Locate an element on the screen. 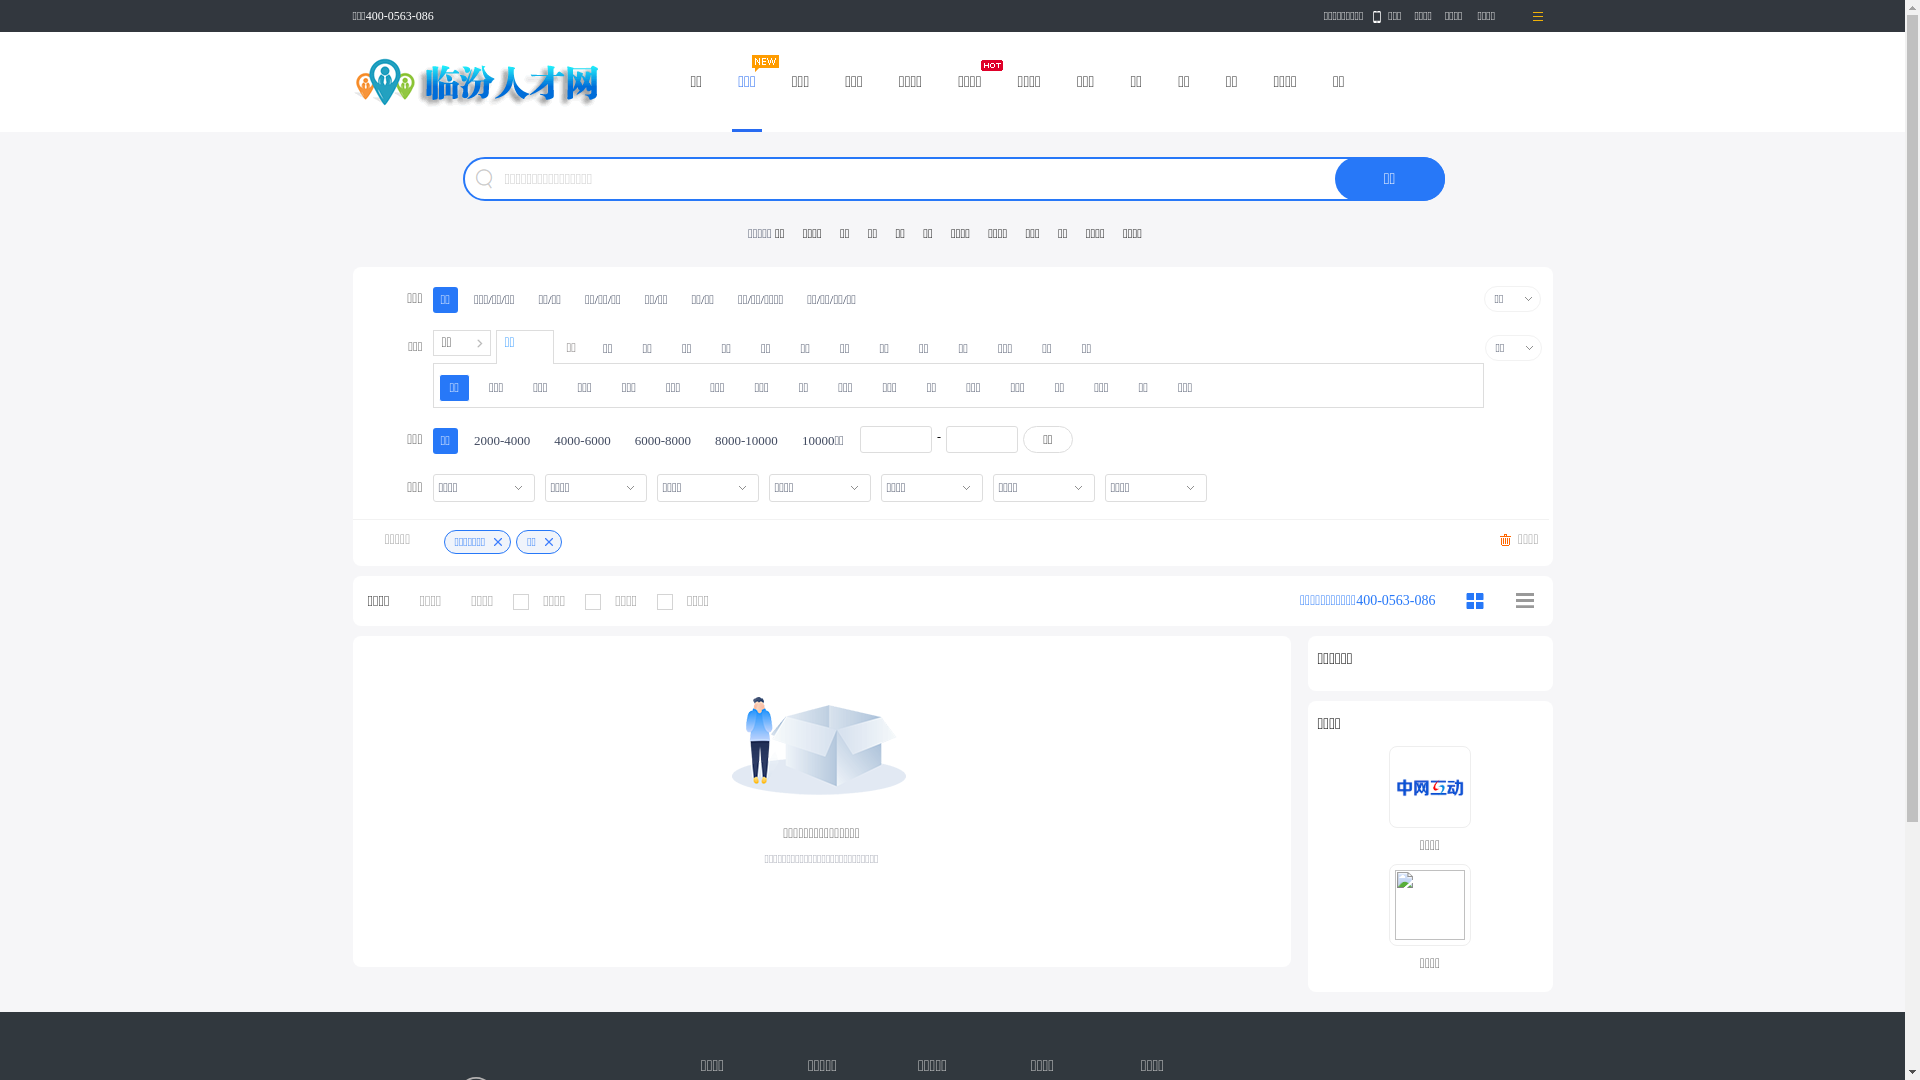 The height and width of the screenshot is (1080, 1920). '6000-8000' is located at coordinates (626, 439).